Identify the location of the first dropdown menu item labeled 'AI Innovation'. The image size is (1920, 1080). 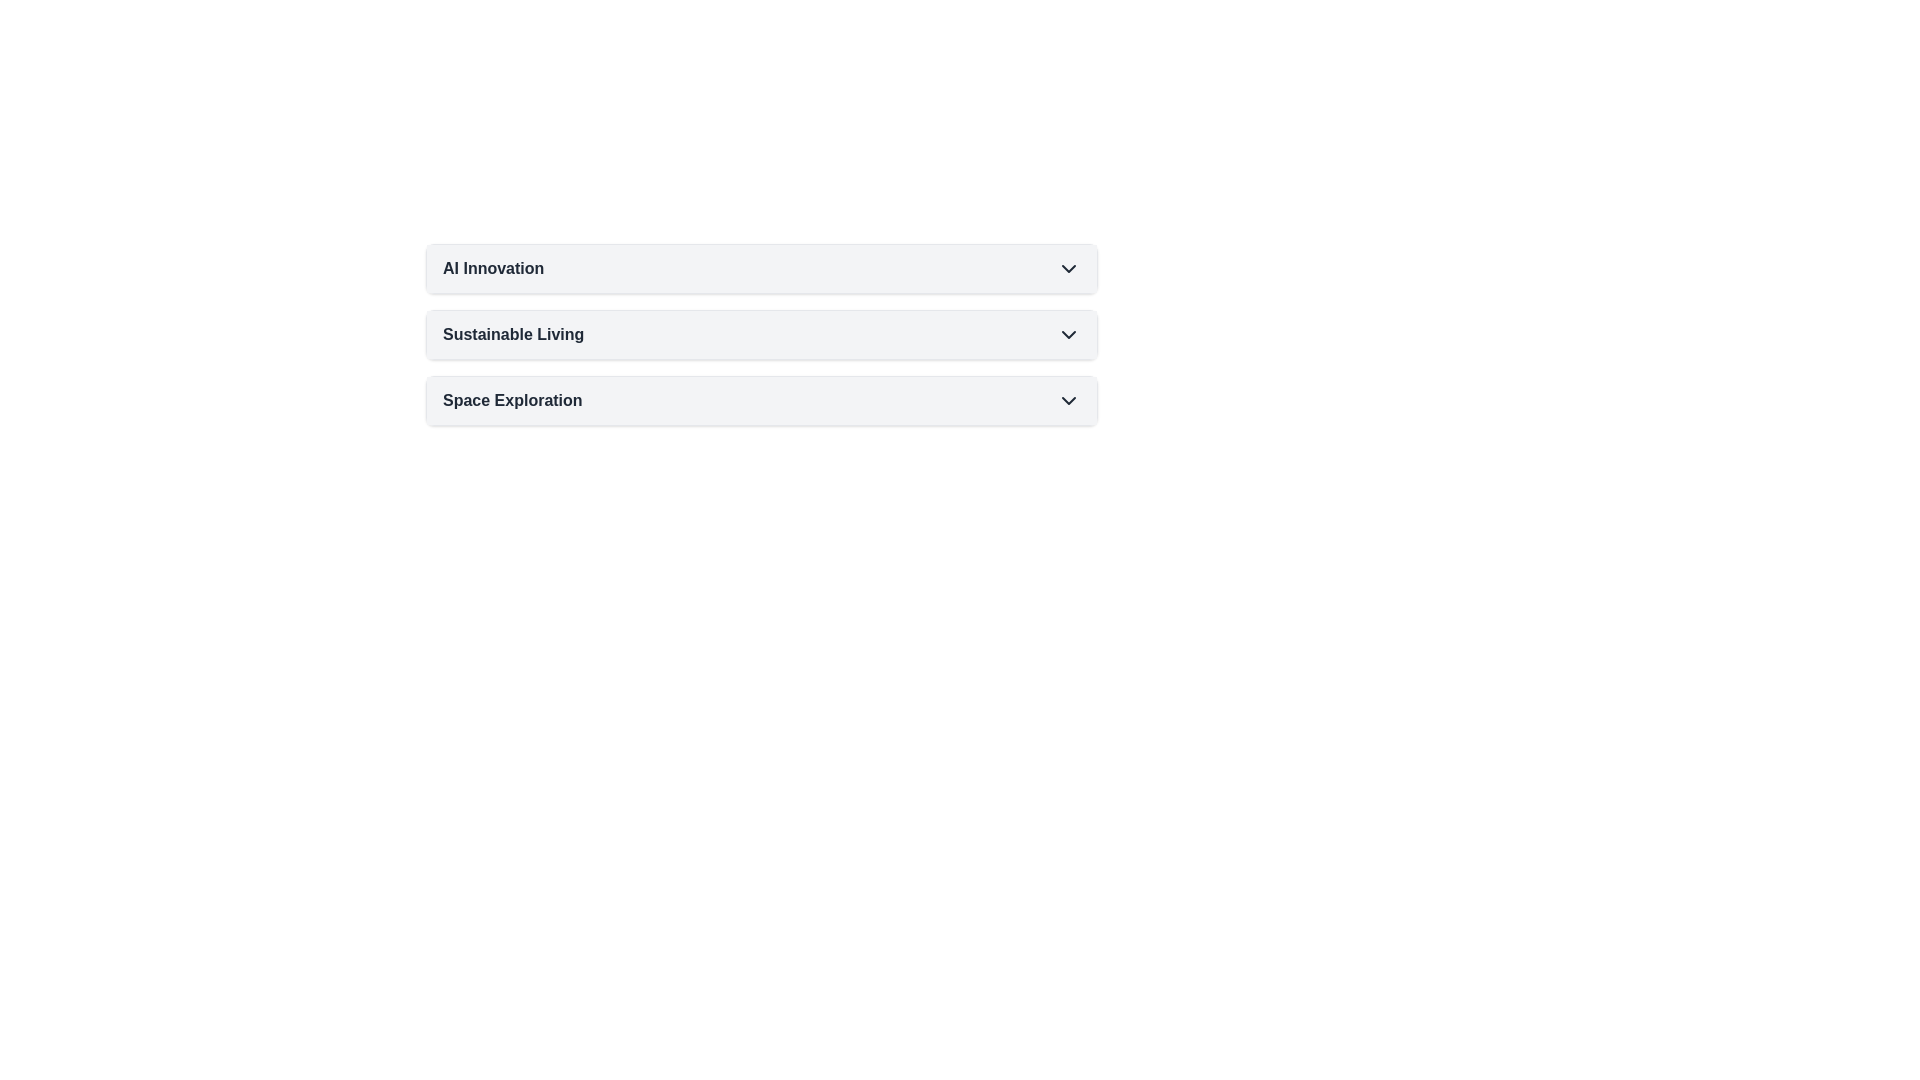
(761, 268).